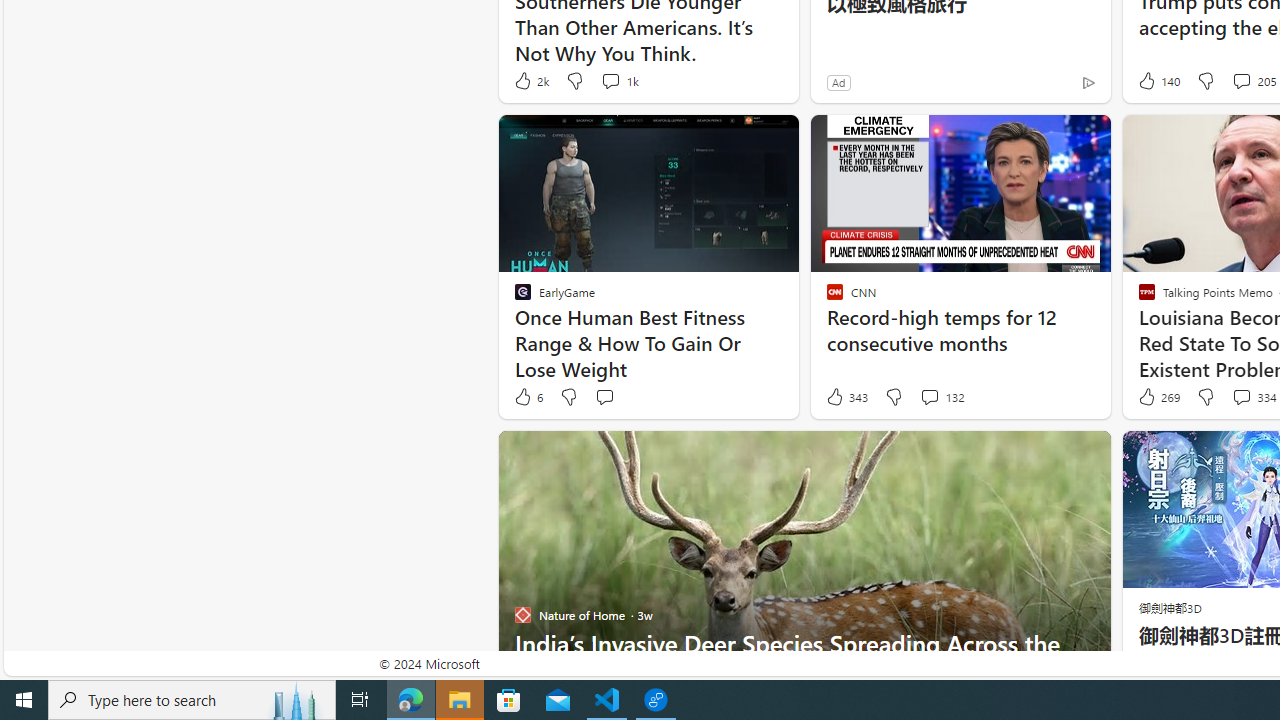  I want to click on '269 Like', so click(1157, 397).